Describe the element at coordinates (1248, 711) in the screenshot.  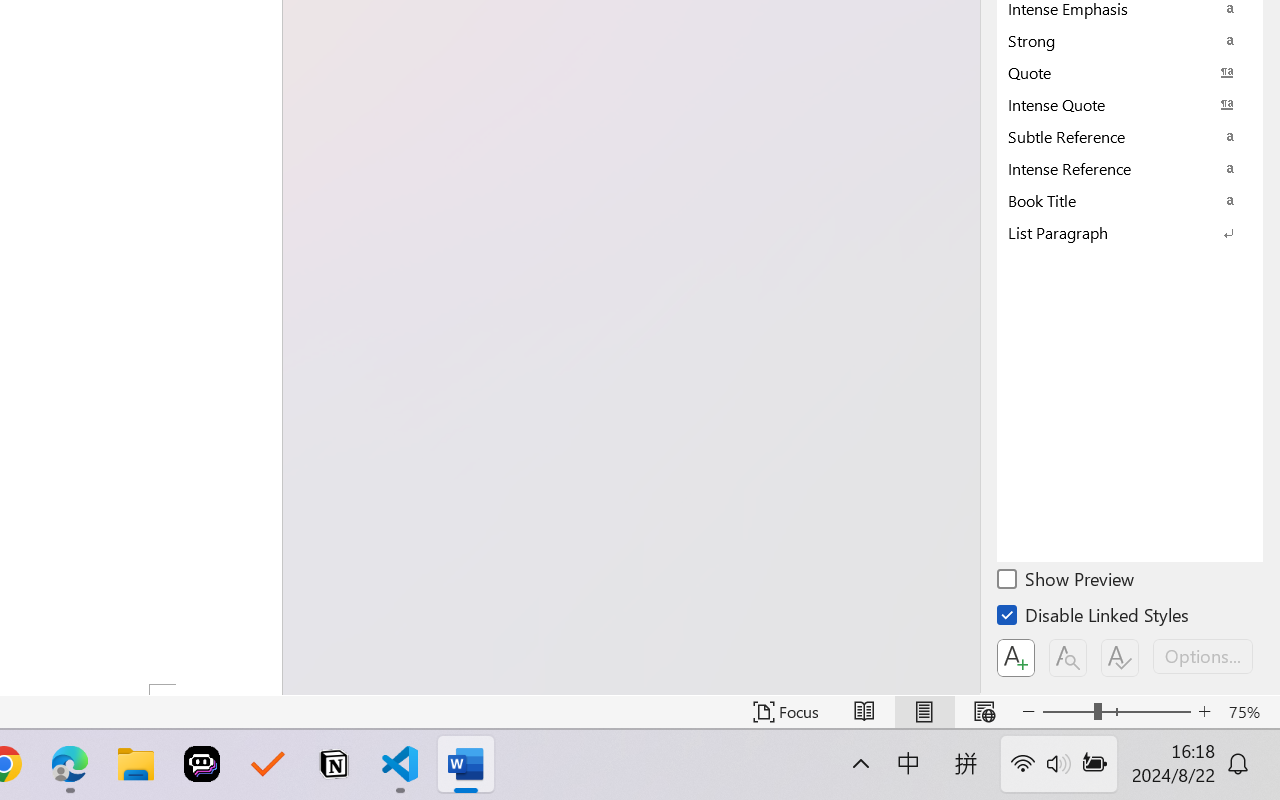
I see `'Zoom 75%'` at that location.